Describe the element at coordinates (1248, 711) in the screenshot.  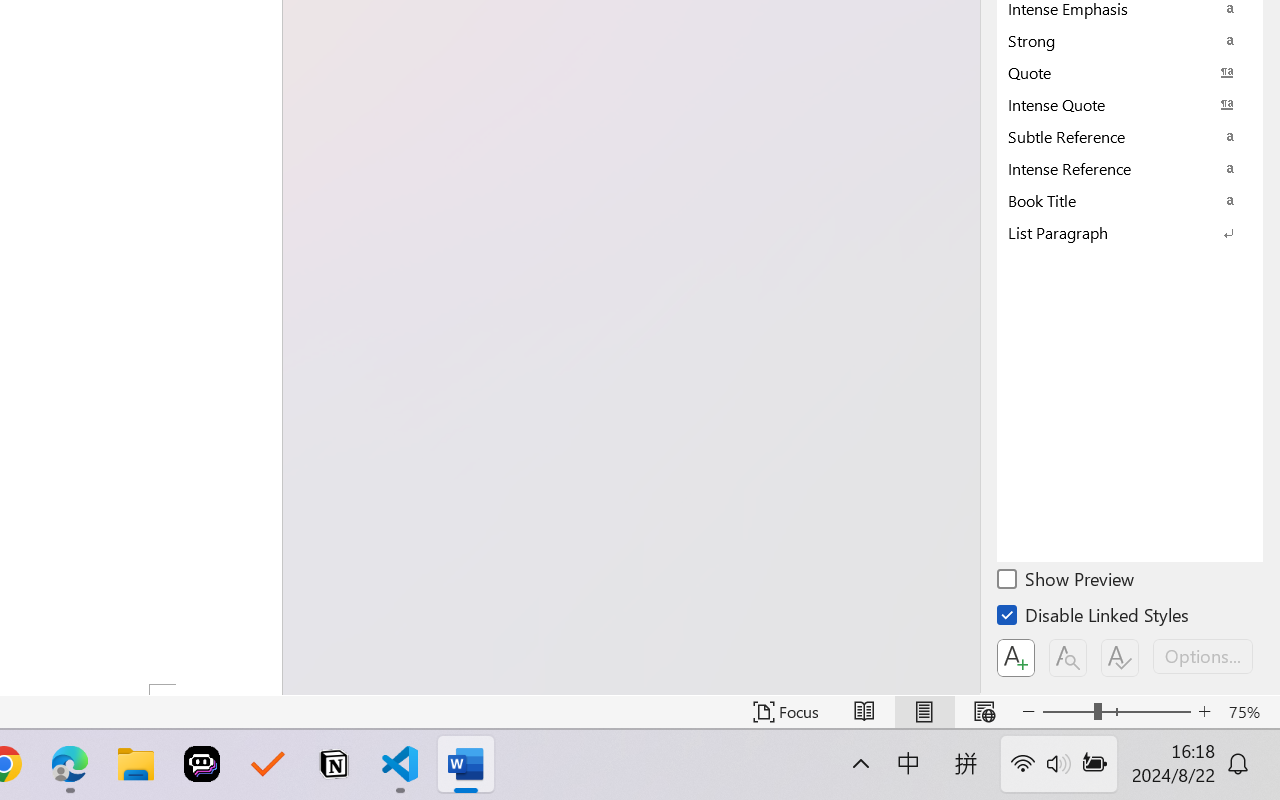
I see `'Zoom 75%'` at that location.